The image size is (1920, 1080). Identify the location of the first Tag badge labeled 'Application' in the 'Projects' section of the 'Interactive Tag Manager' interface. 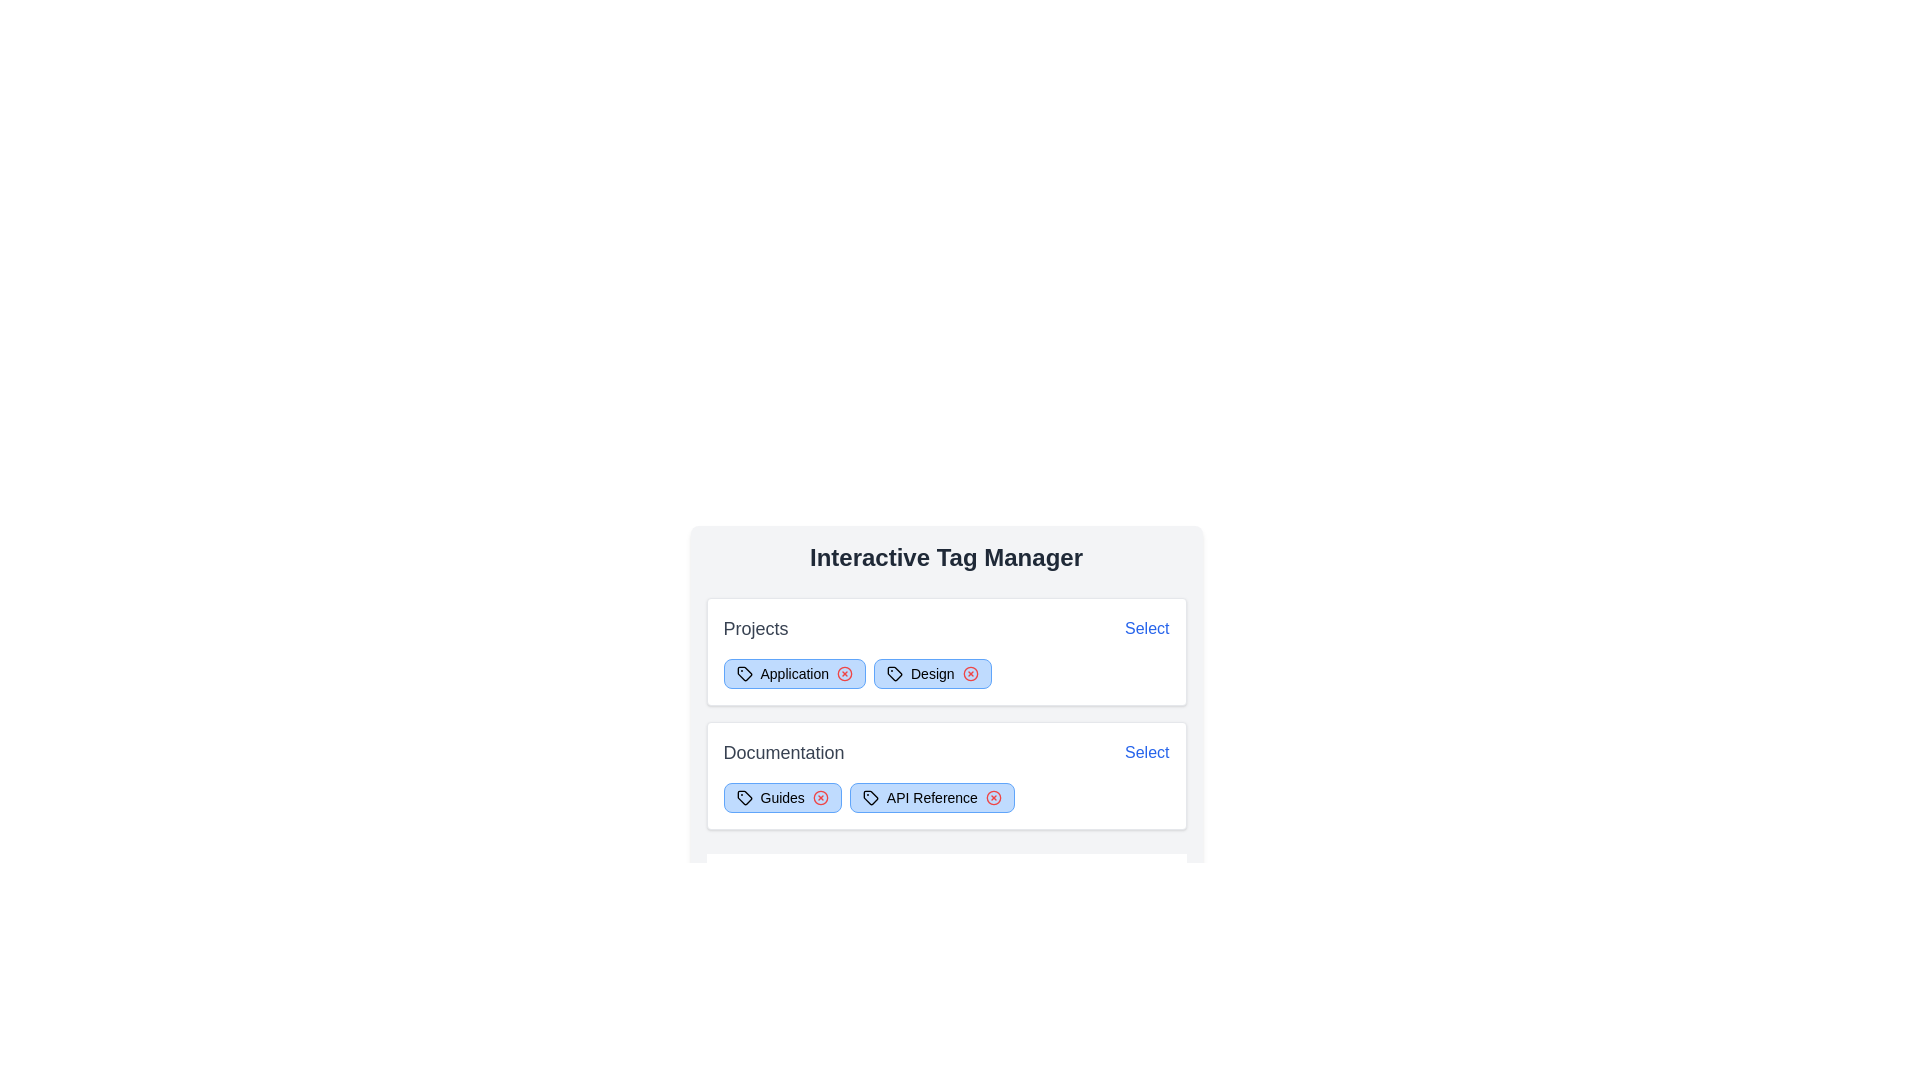
(793, 674).